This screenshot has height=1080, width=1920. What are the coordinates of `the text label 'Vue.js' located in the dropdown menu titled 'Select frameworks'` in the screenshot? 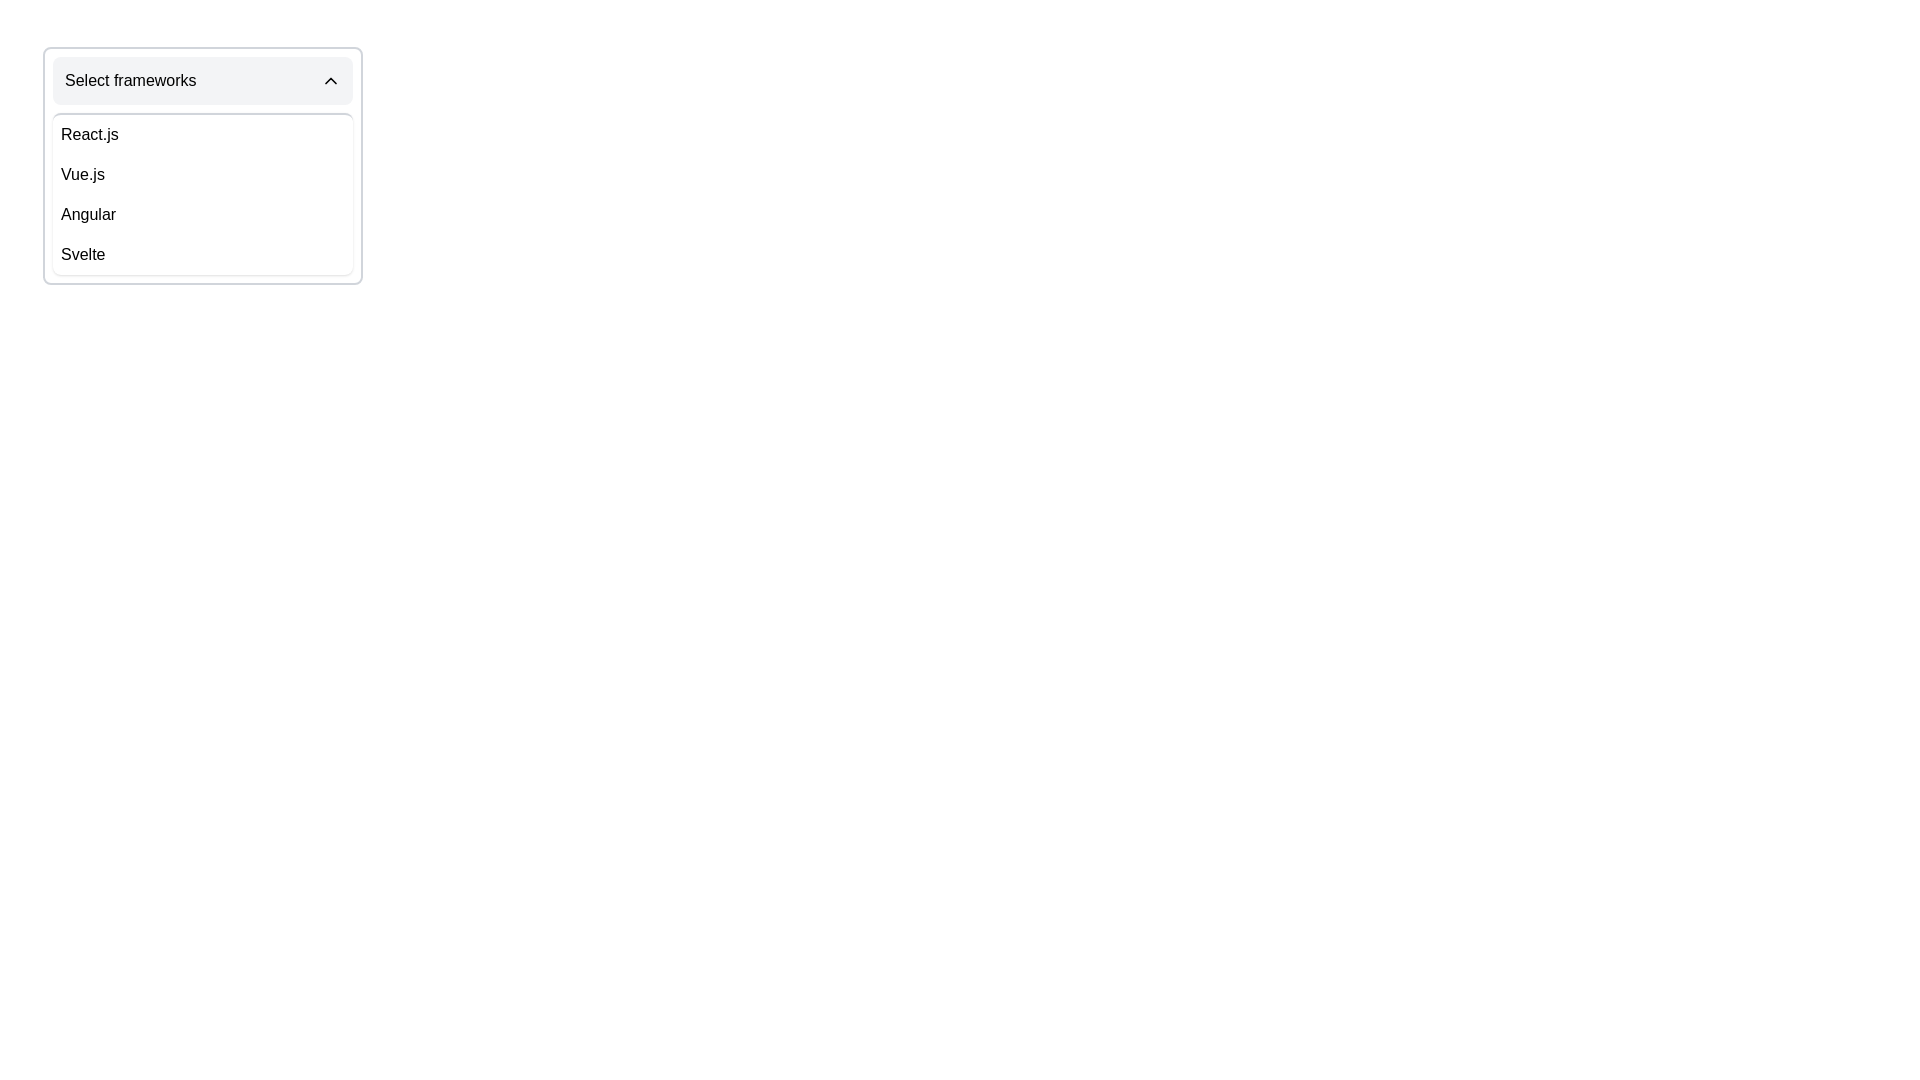 It's located at (81, 173).